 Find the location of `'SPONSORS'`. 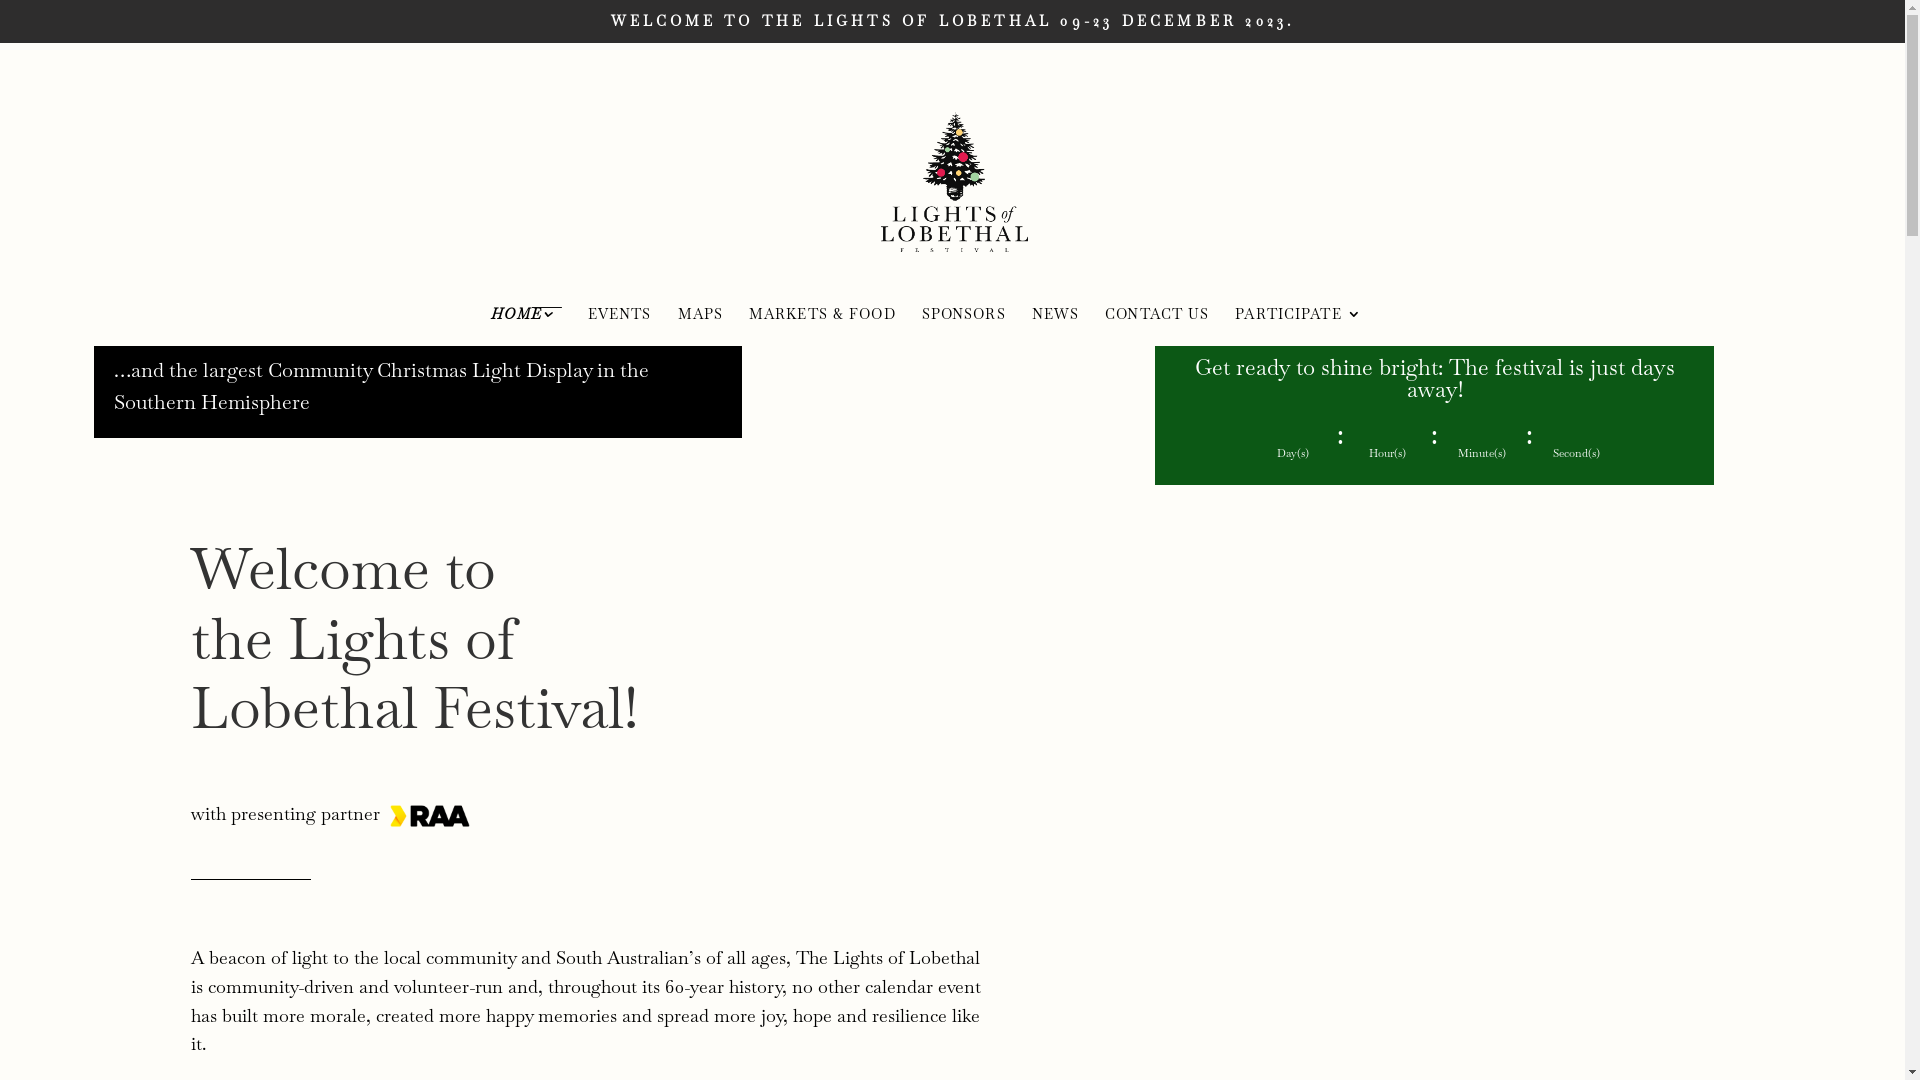

'SPONSORS' is located at coordinates (964, 325).